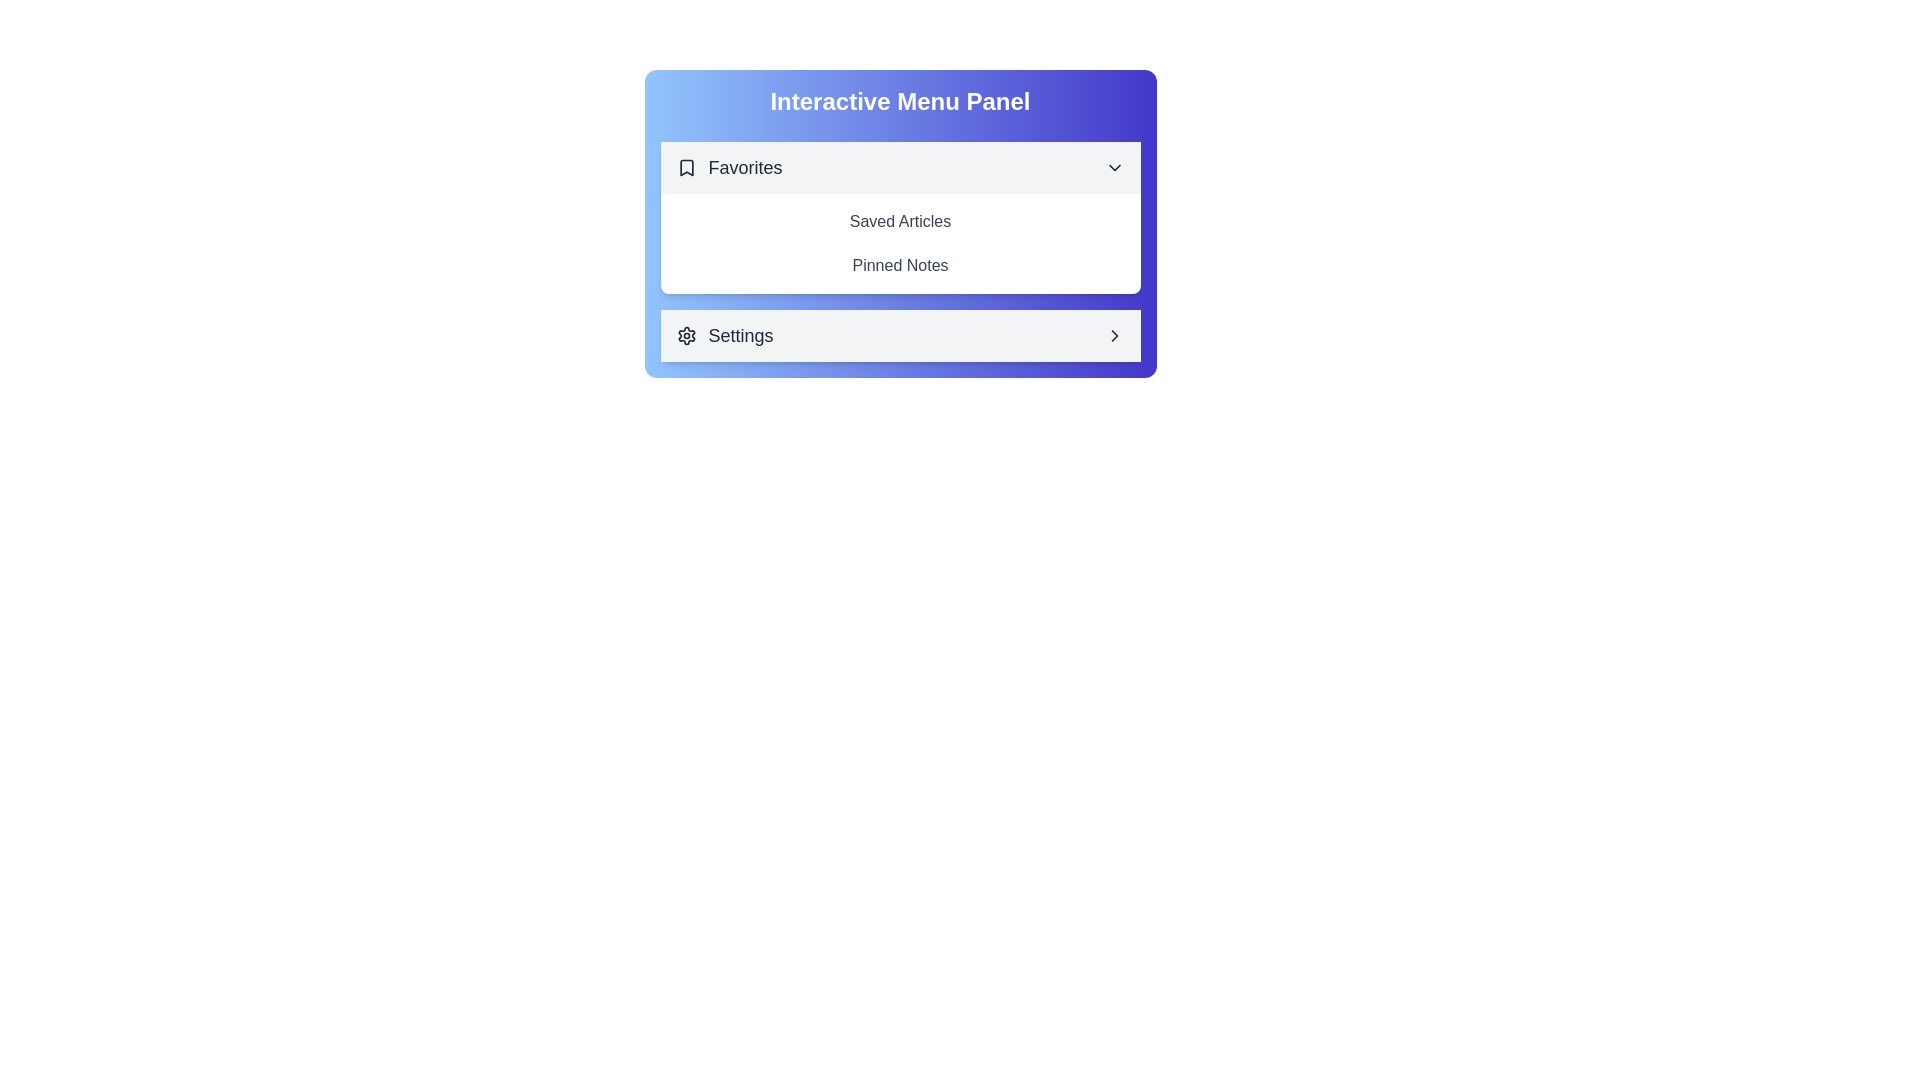 This screenshot has height=1080, width=1920. What do you see at coordinates (899, 265) in the screenshot?
I see `the item Pinned Notes from the expanded 'Favorites' section` at bounding box center [899, 265].